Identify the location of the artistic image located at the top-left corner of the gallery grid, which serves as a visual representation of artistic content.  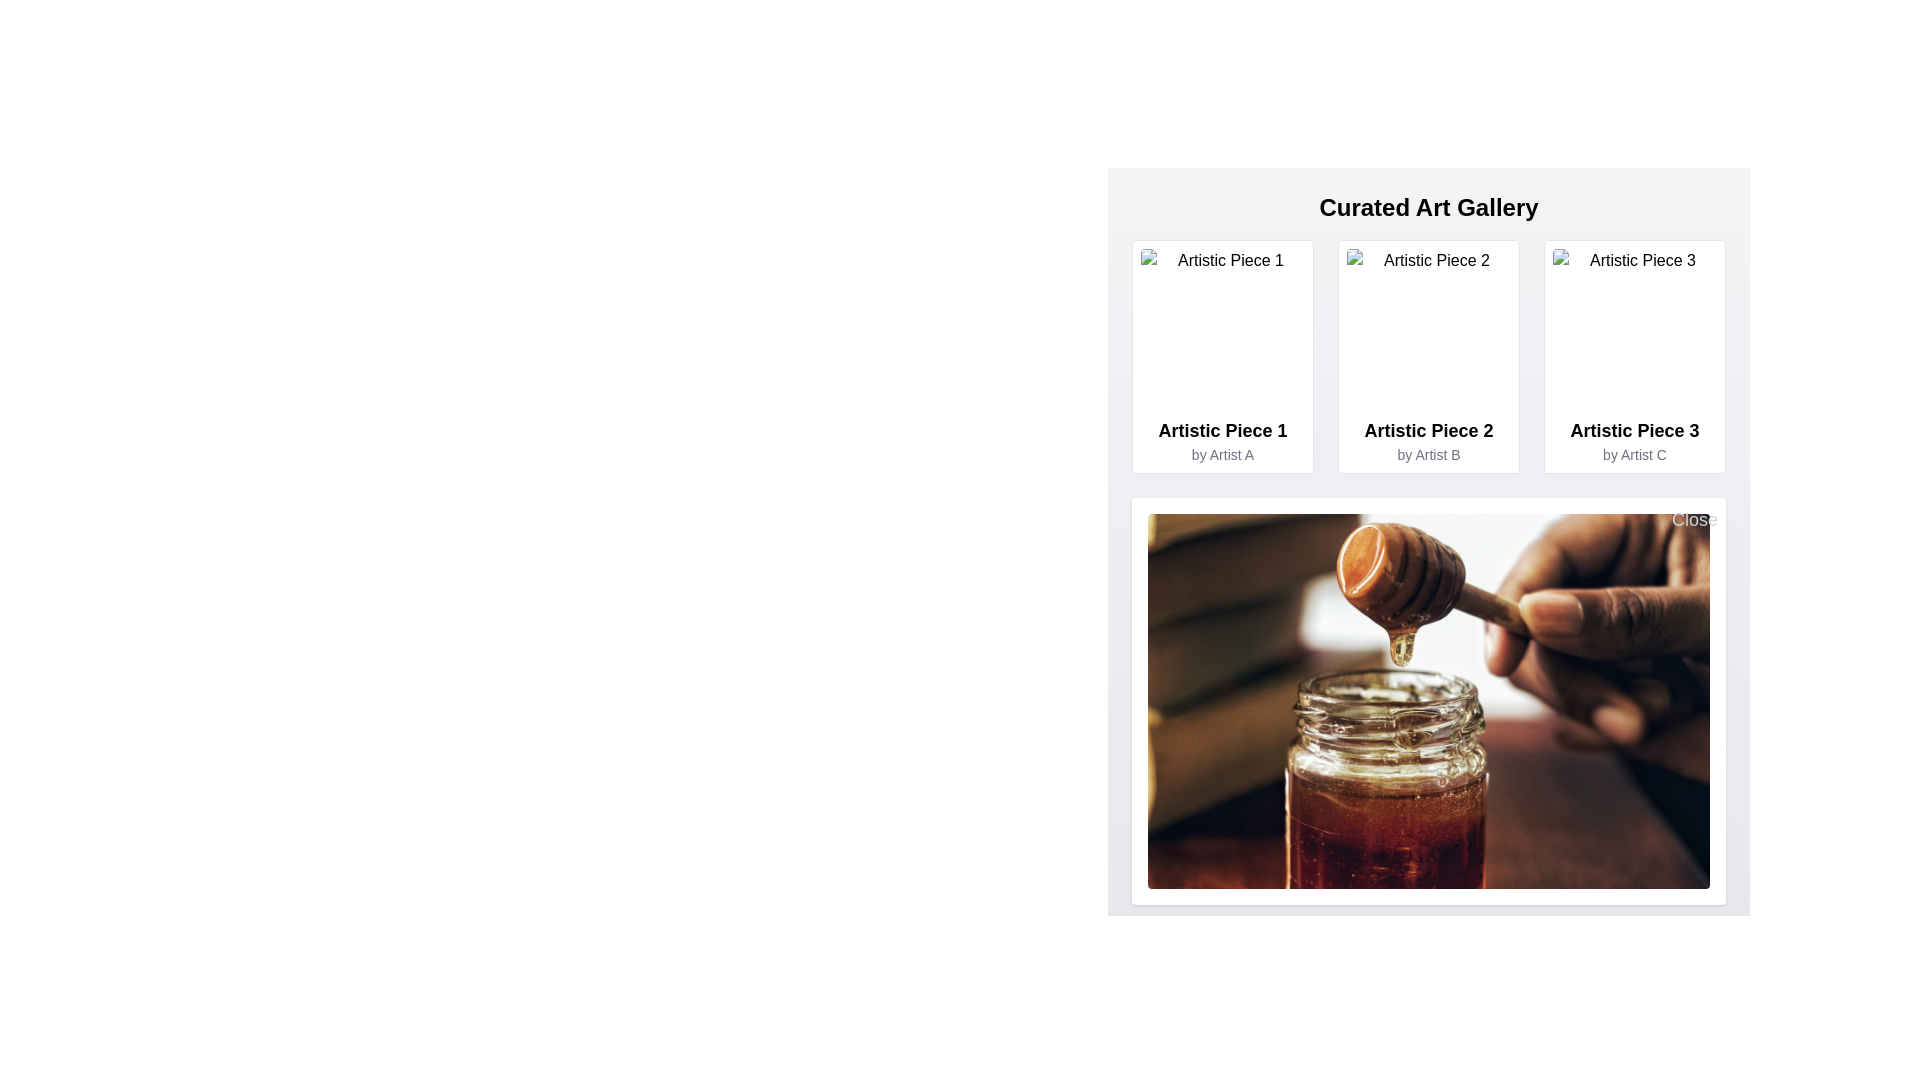
(1222, 327).